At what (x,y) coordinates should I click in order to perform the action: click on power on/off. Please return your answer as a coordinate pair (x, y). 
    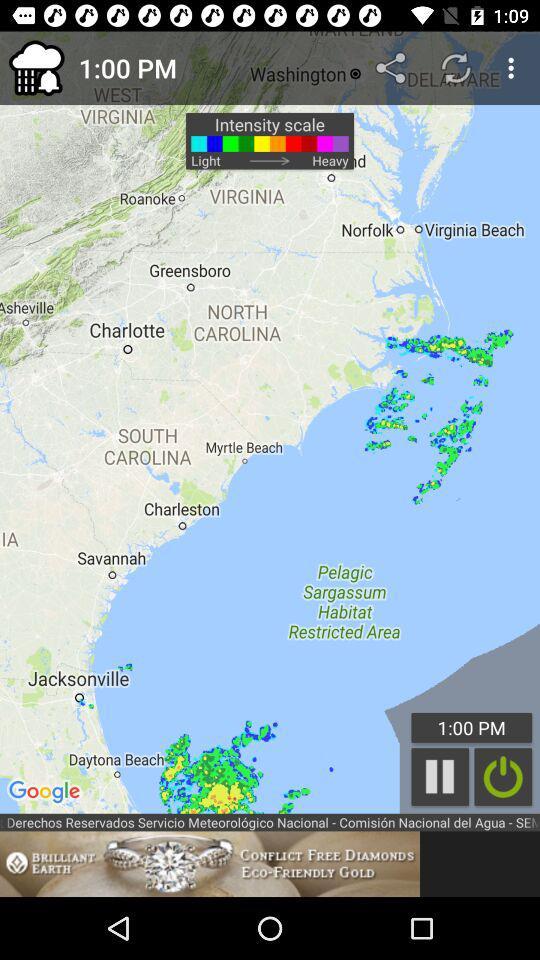
    Looking at the image, I should click on (502, 776).